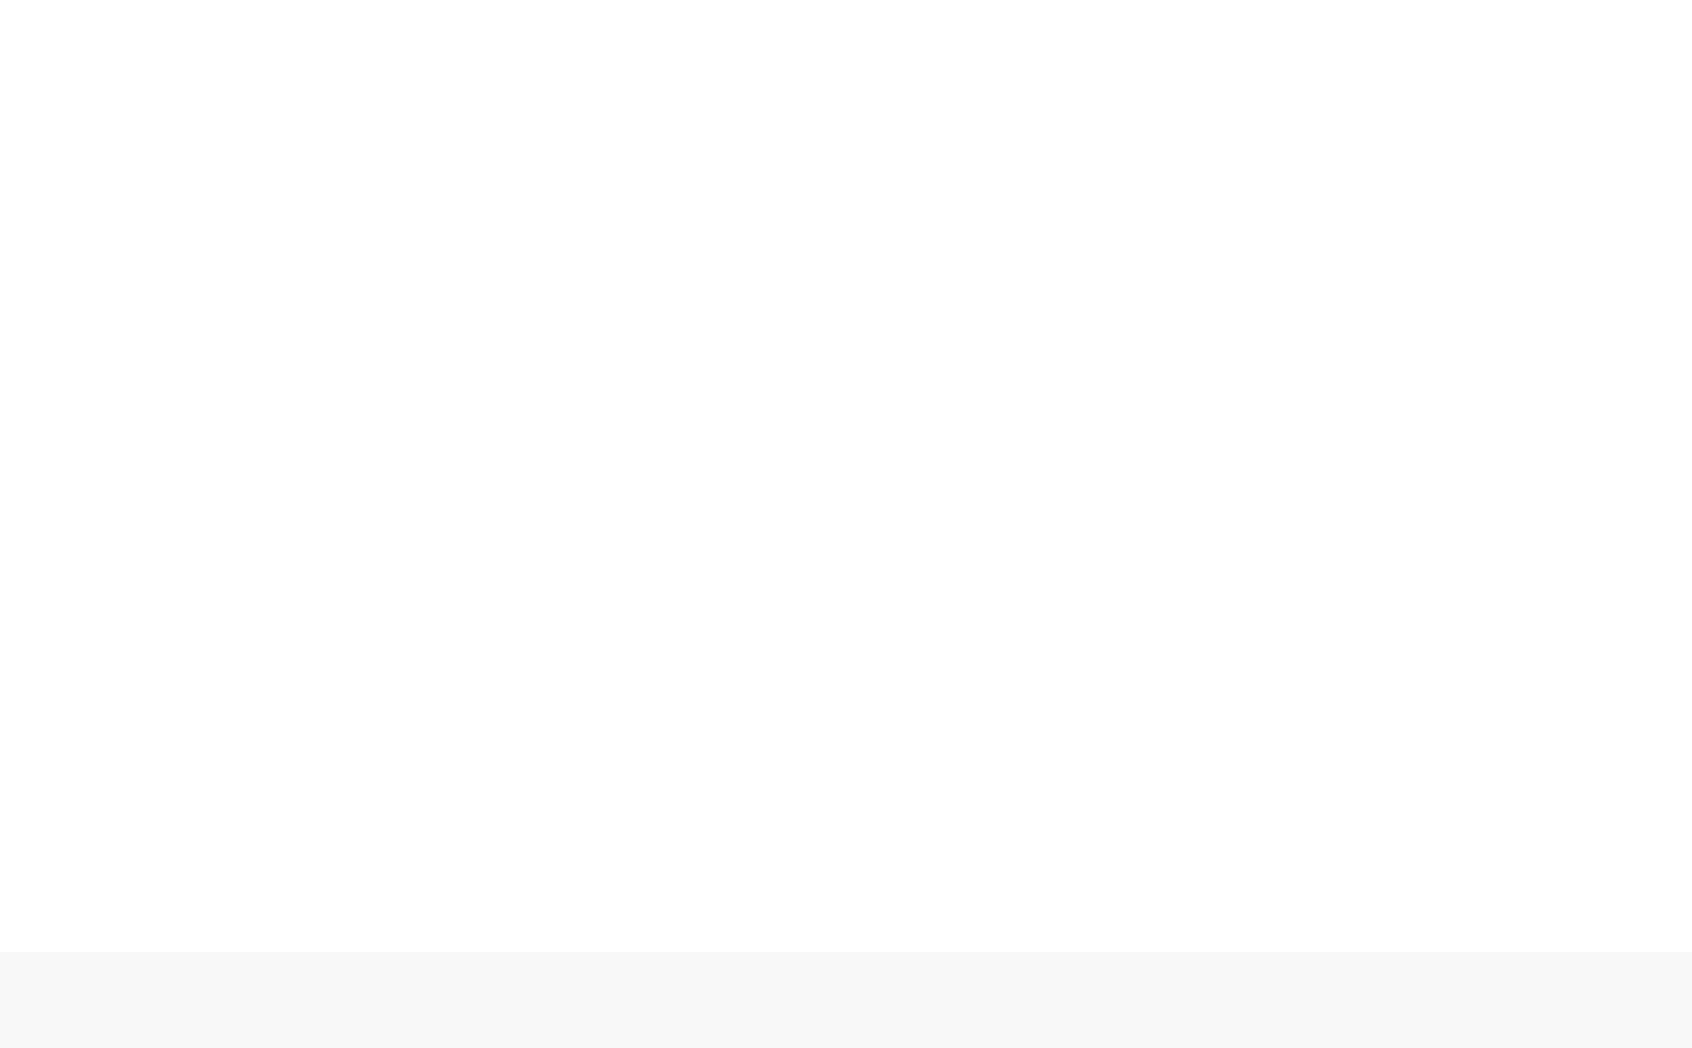  I want to click on 'Book Reviews', so click(1071, 786).